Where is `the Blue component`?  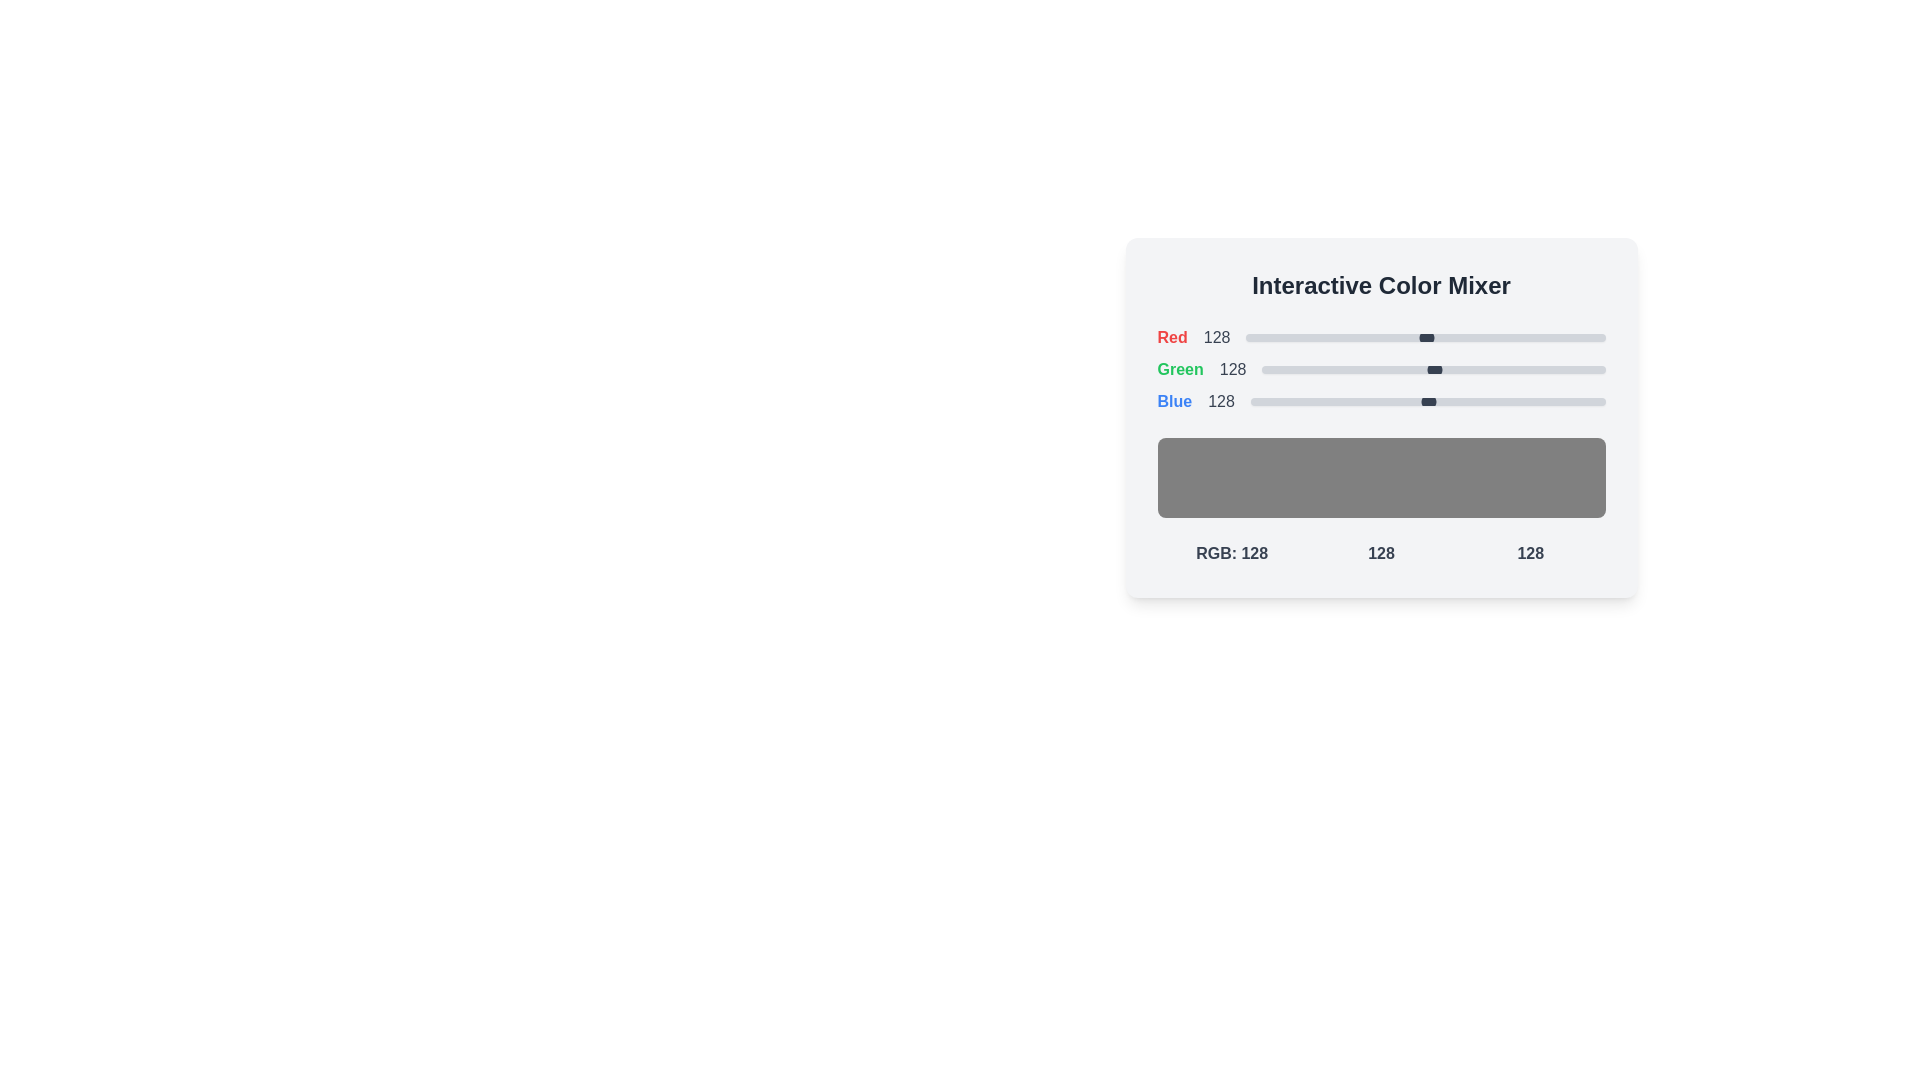 the Blue component is located at coordinates (1418, 401).